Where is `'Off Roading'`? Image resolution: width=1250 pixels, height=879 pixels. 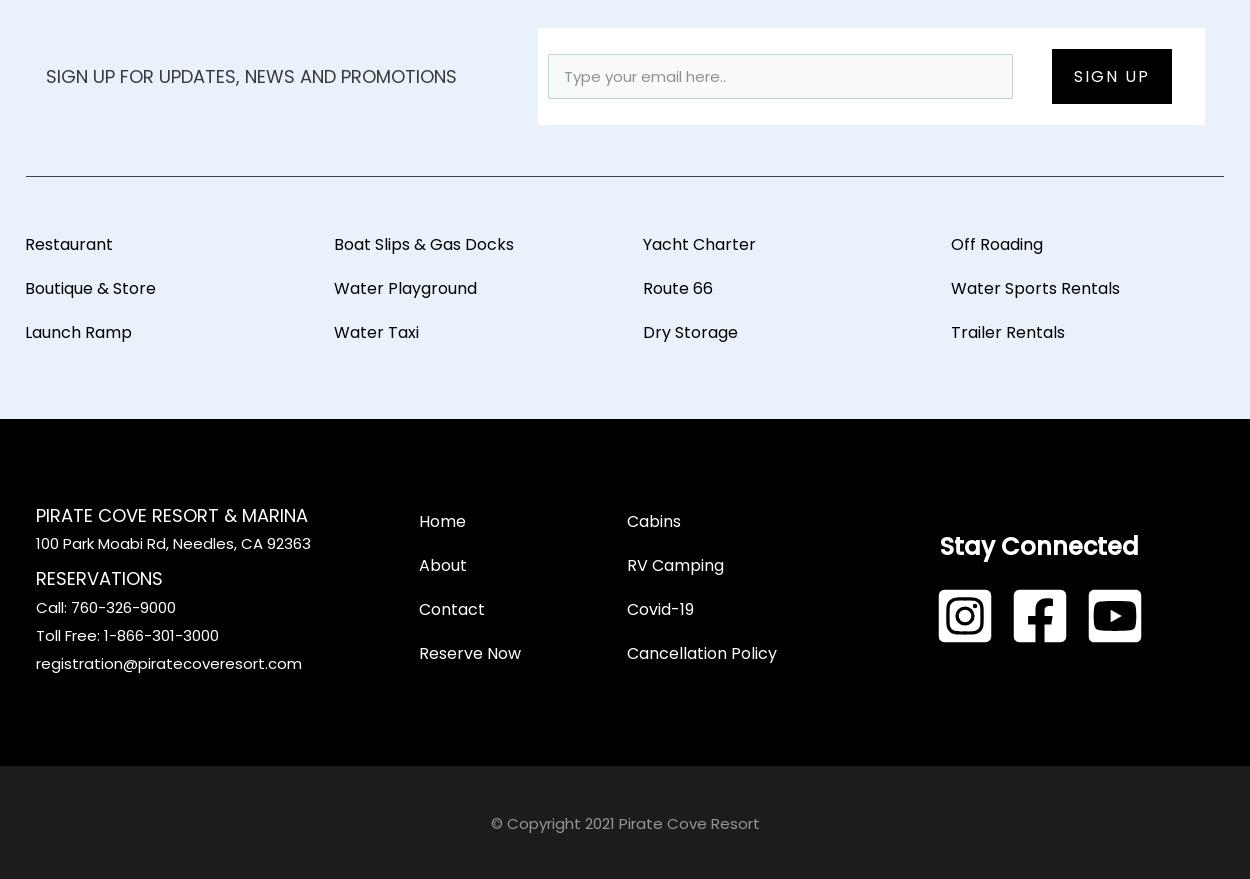 'Off Roading' is located at coordinates (996, 243).